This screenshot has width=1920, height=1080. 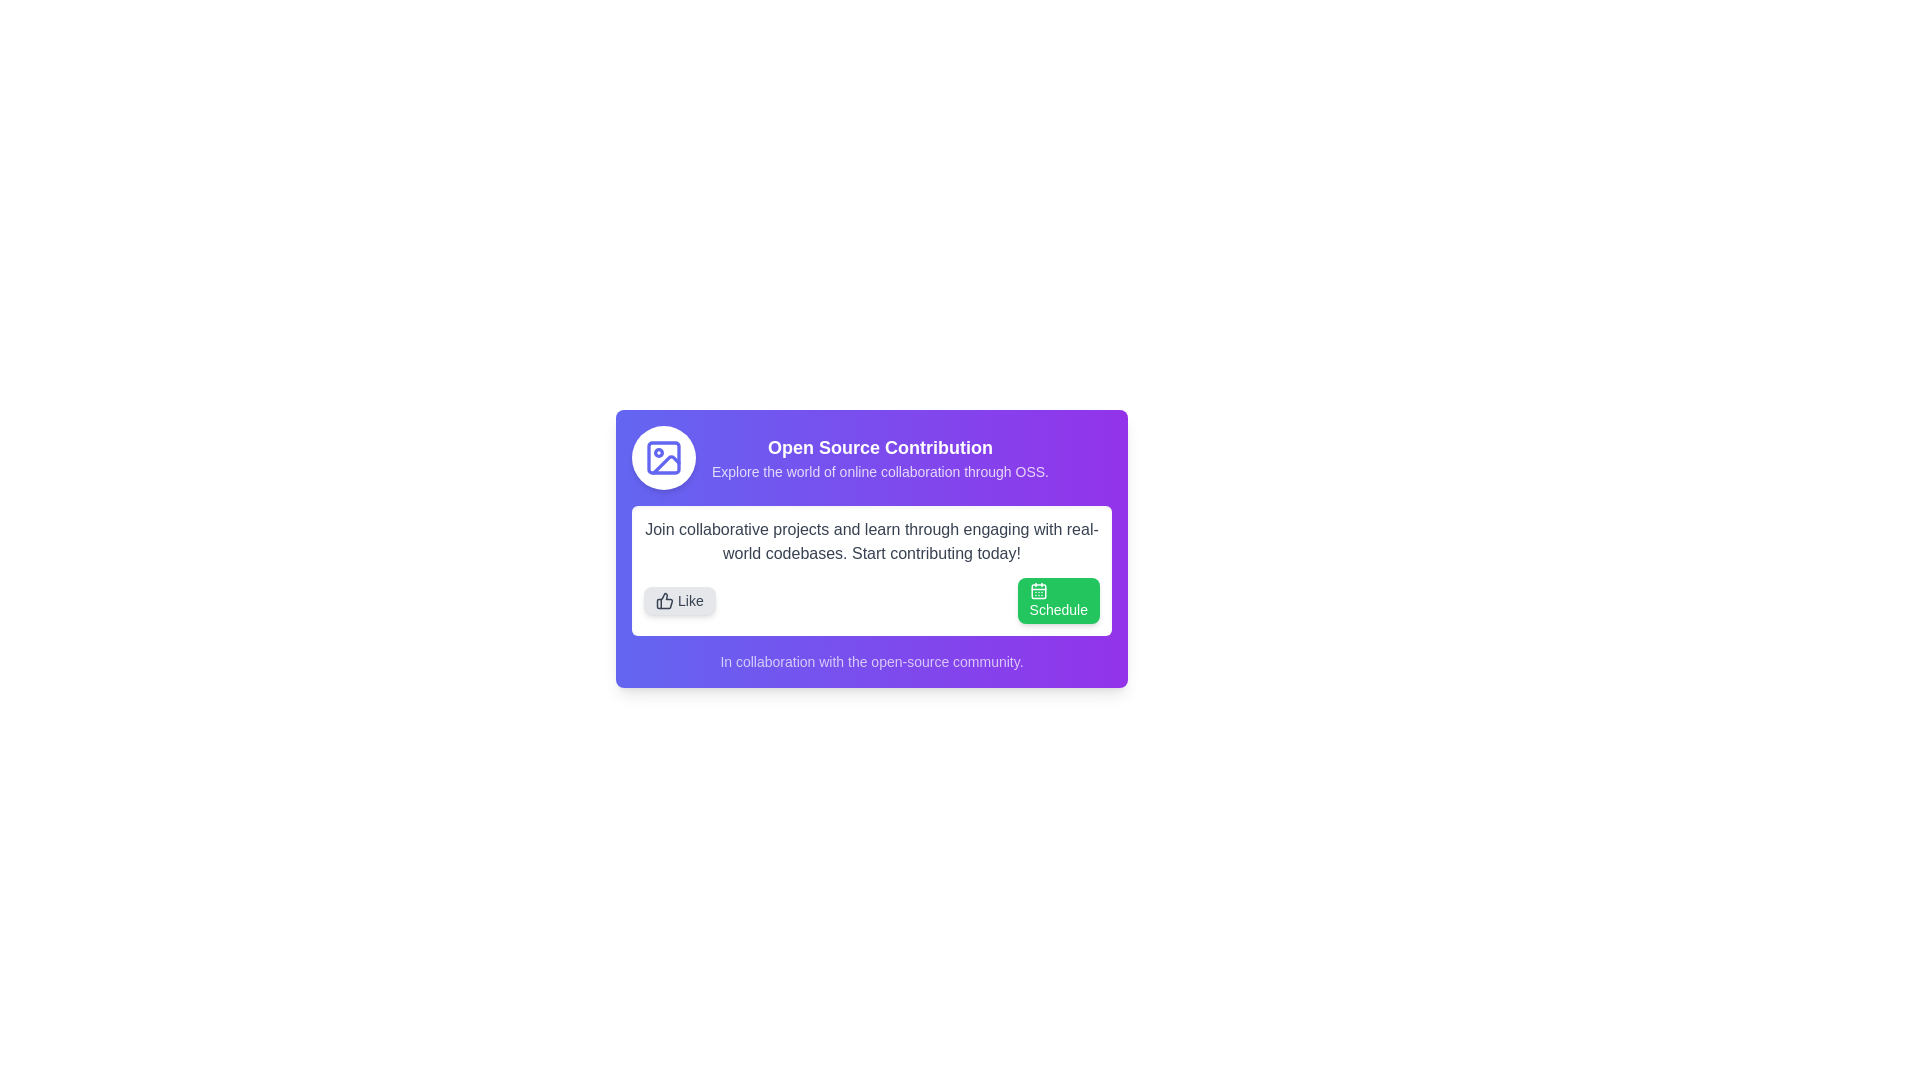 What do you see at coordinates (665, 600) in the screenshot?
I see `the design and styling of the thumbs-up icon located within the 'Like' button, positioned at the left side of the button, which is part of a card component` at bounding box center [665, 600].